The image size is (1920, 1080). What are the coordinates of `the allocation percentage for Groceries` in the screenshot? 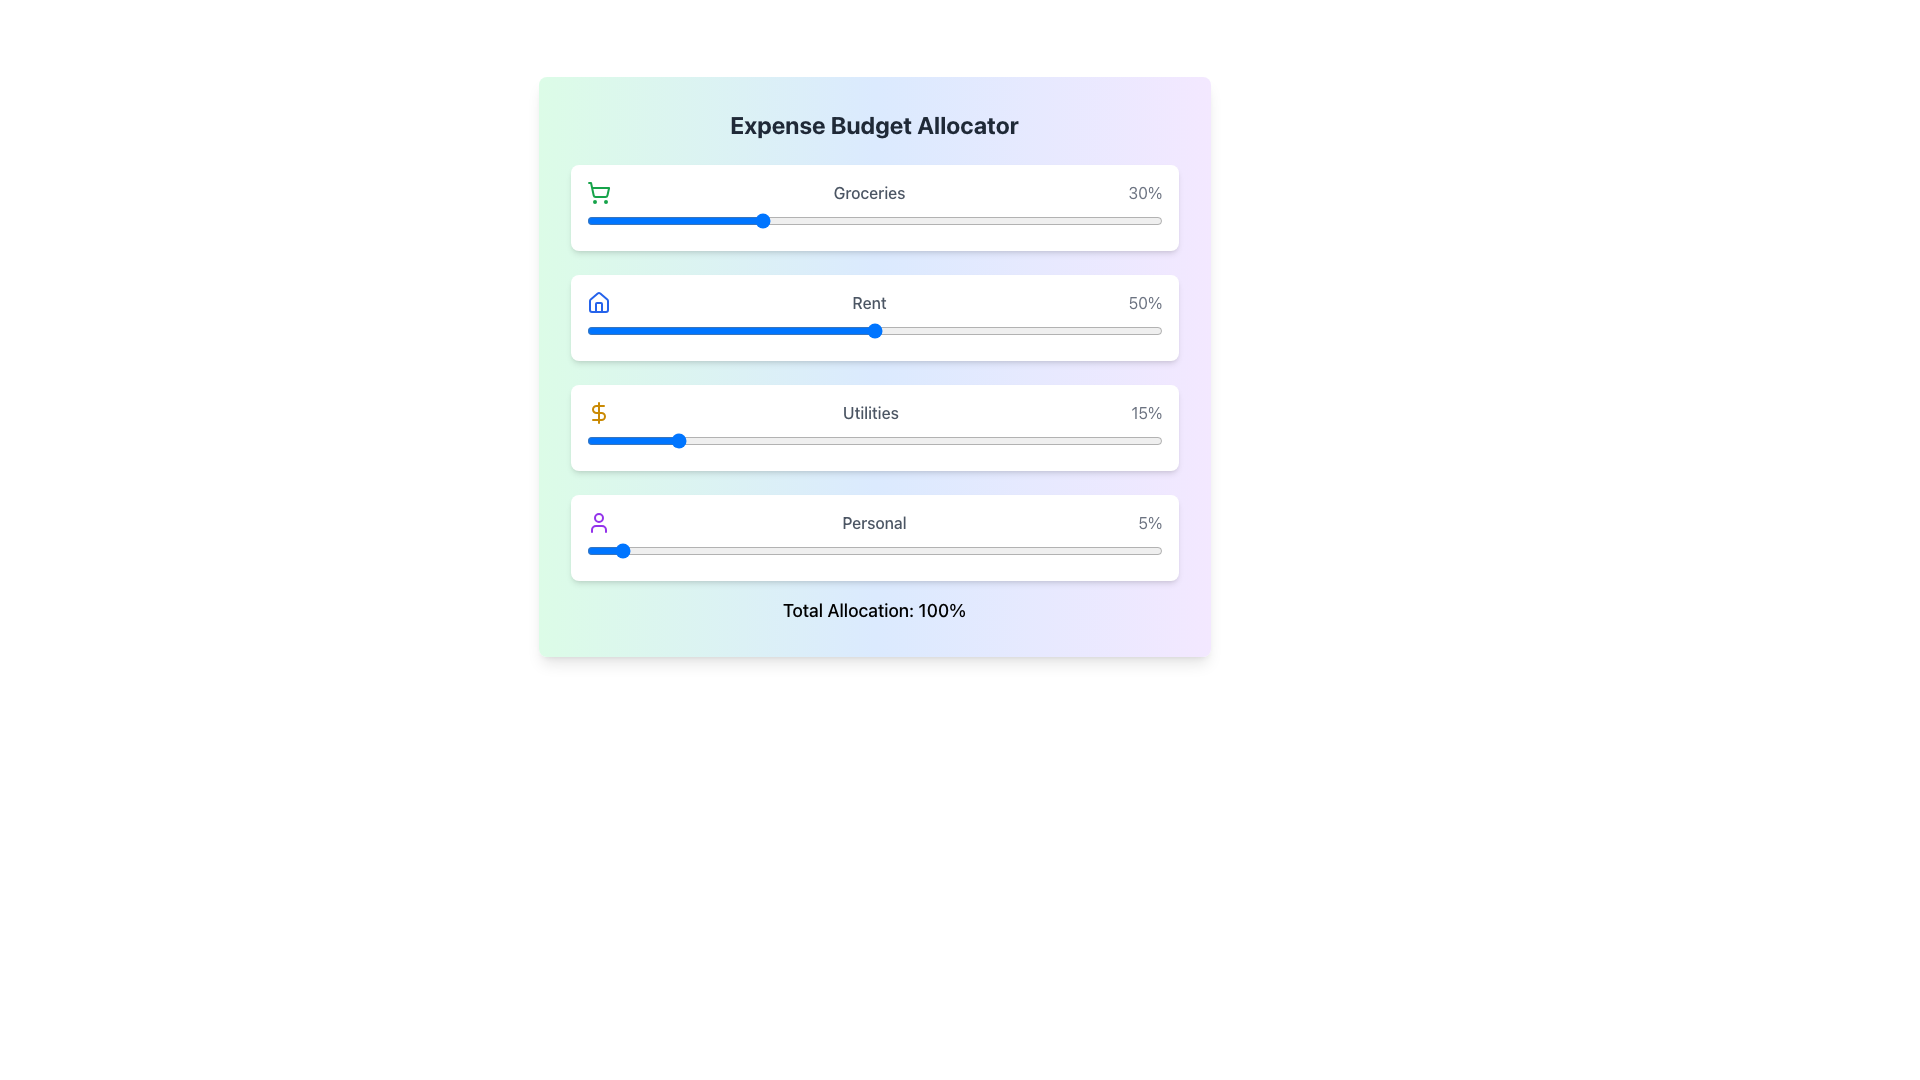 It's located at (602, 220).